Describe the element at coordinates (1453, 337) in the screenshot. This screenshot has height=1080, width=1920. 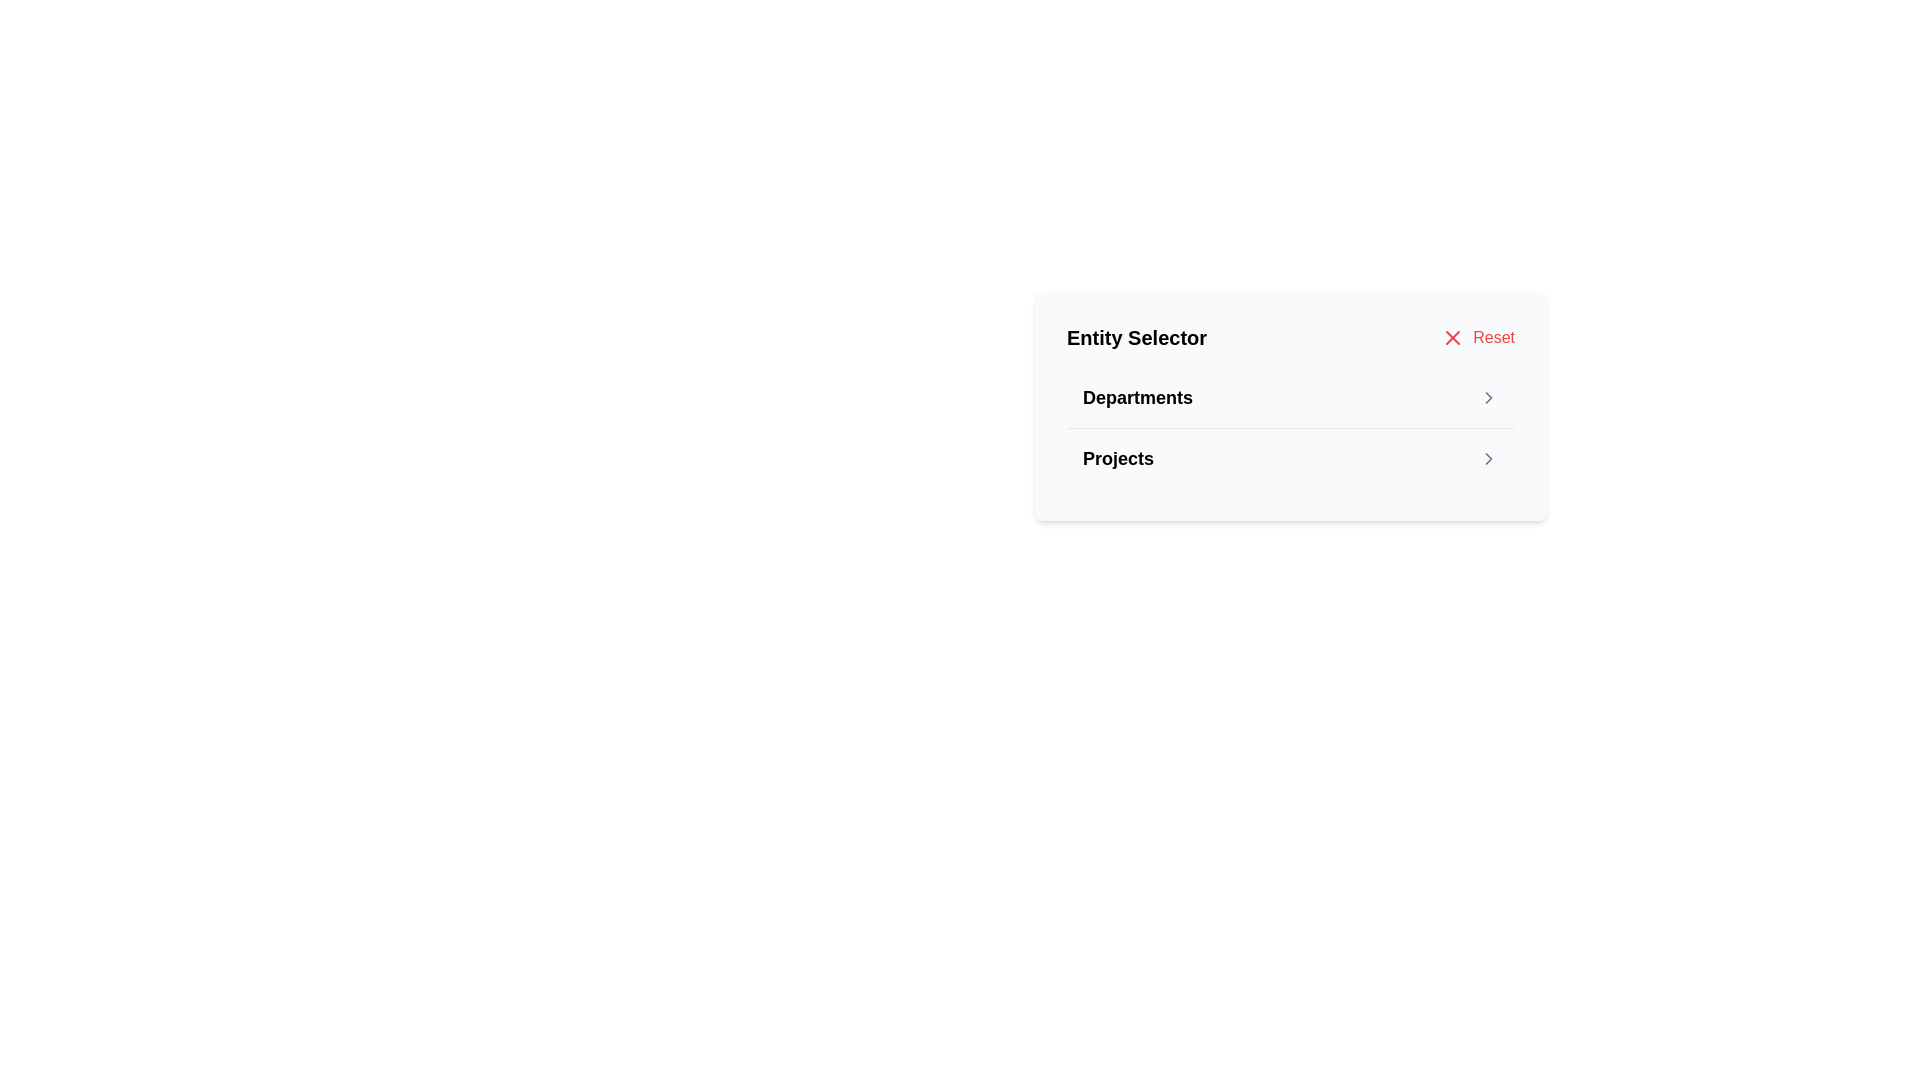
I see `the red 'x' shaped icon located to the left of the 'Reset' text` at that location.